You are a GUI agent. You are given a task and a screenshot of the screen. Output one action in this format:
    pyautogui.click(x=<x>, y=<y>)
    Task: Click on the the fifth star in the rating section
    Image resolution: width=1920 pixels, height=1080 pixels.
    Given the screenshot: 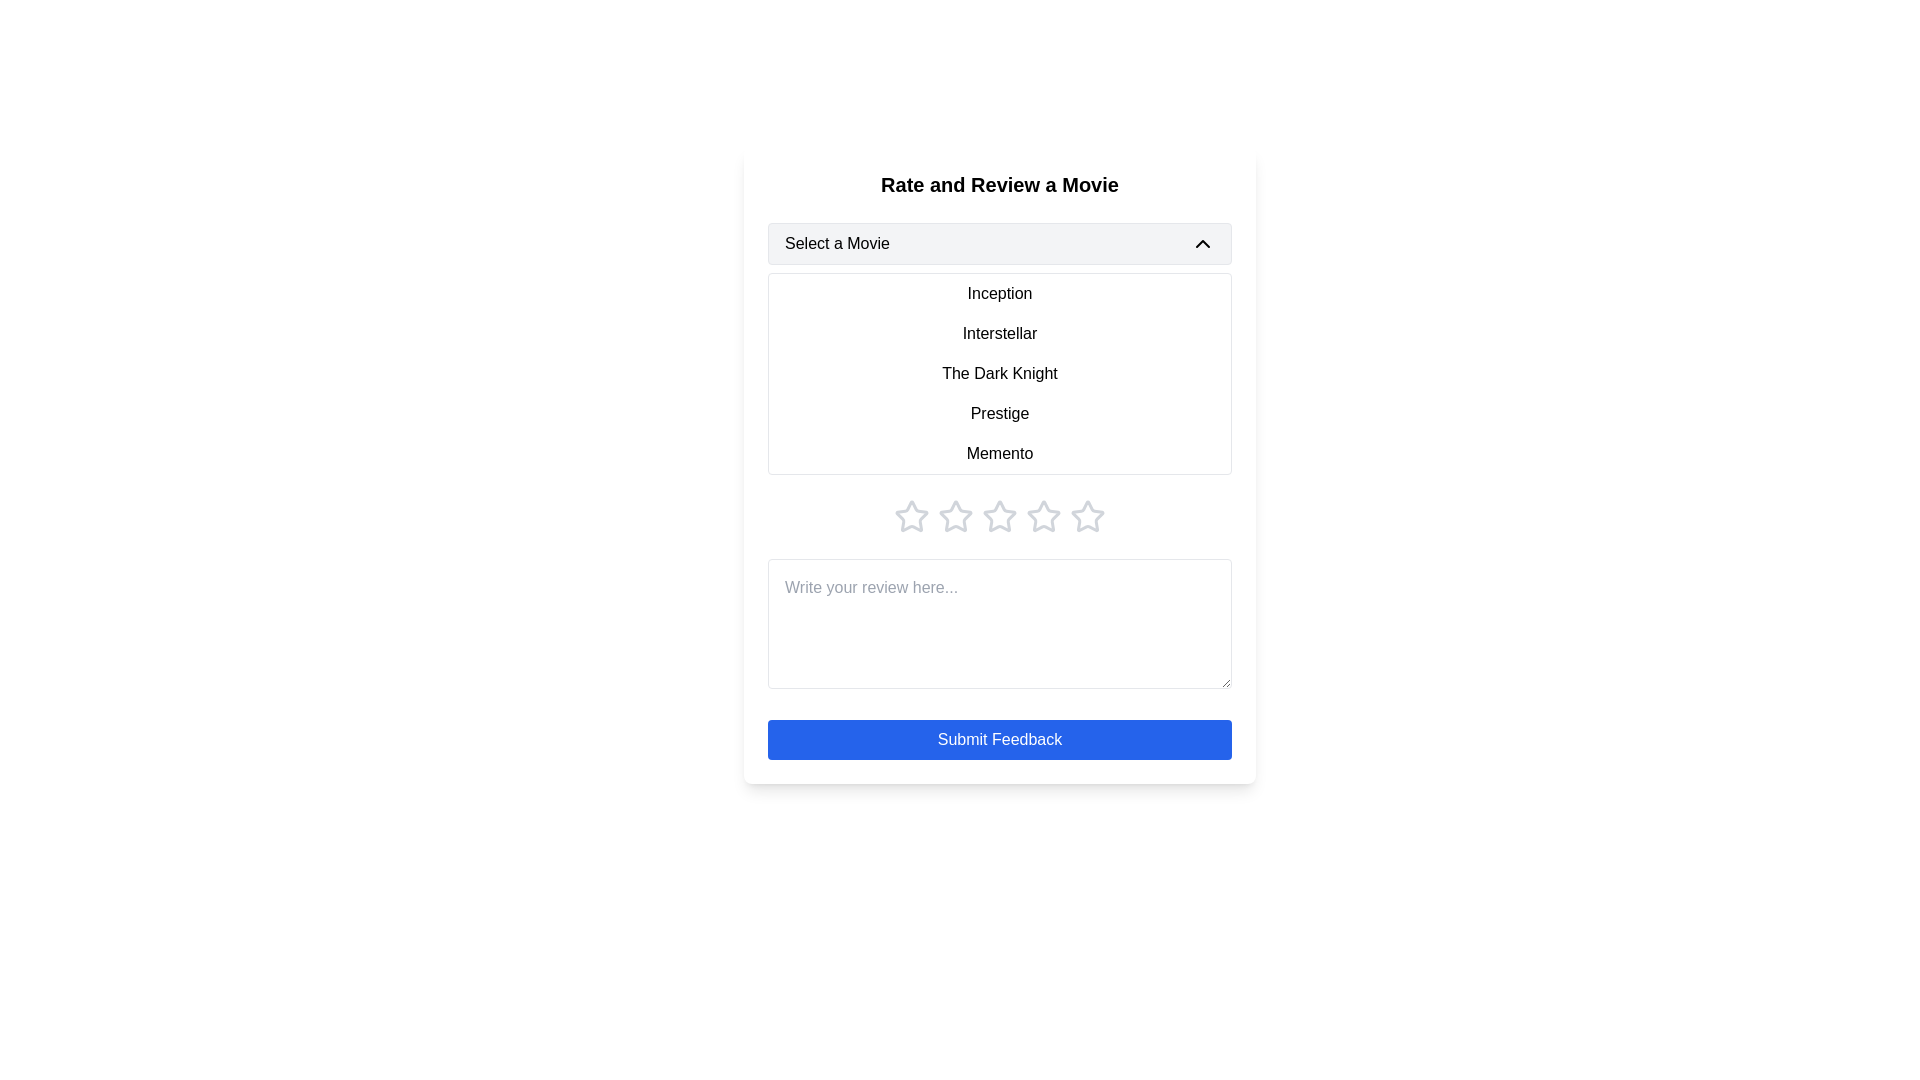 What is the action you would take?
    pyautogui.click(x=1087, y=515)
    